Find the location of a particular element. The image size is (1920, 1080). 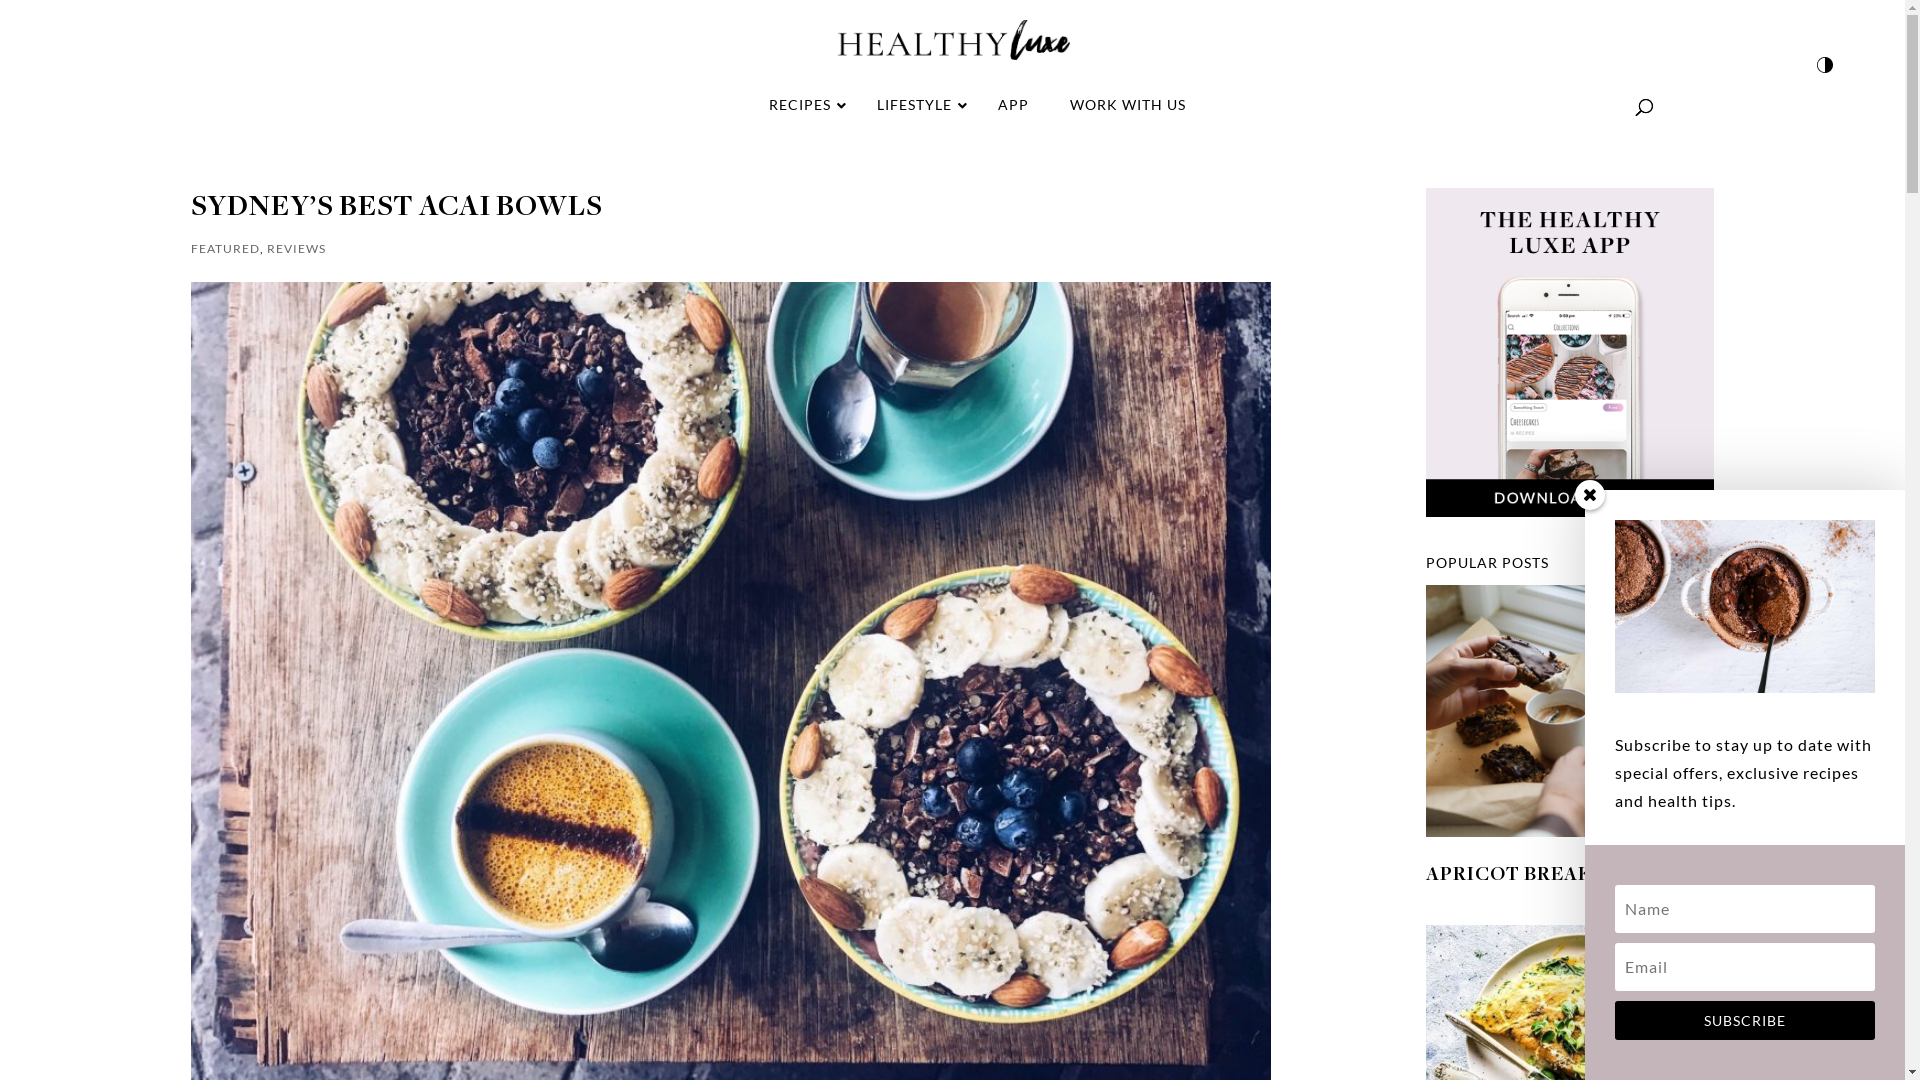

'APRICOT BREAKFAST BARS' is located at coordinates (1563, 874).